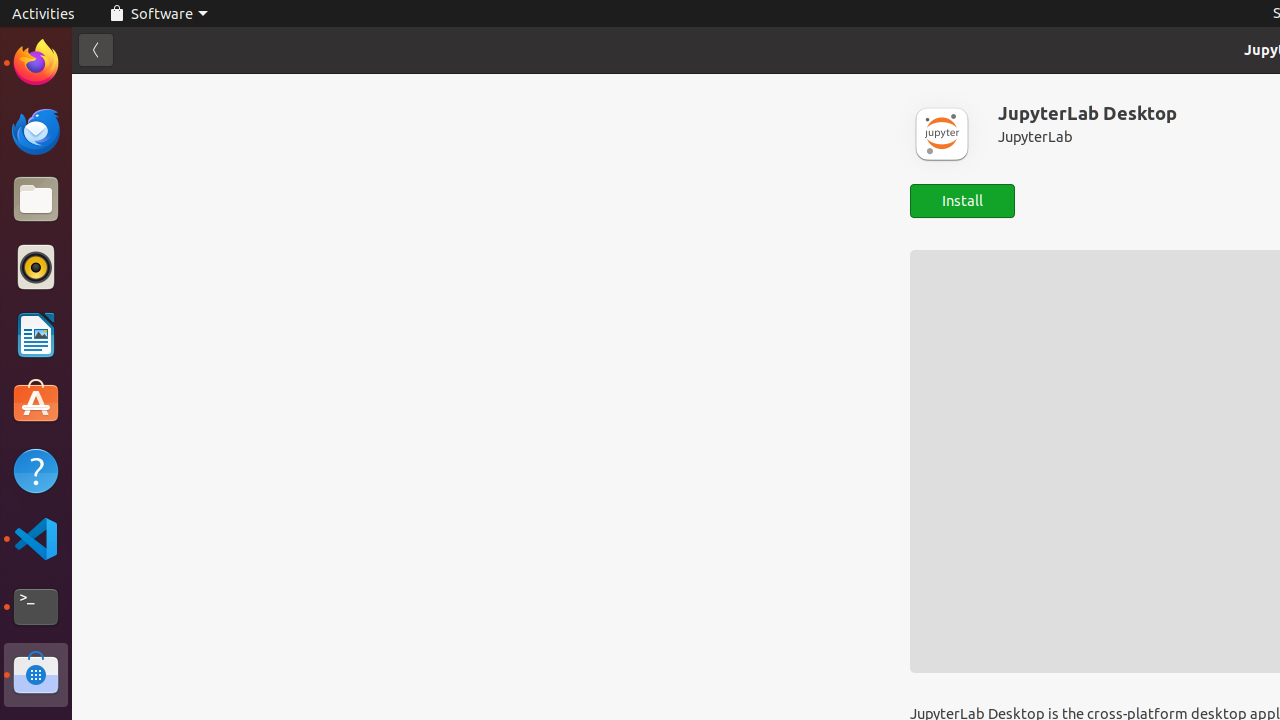 This screenshot has width=1280, height=720. What do you see at coordinates (43, 13) in the screenshot?
I see `'Activities'` at bounding box center [43, 13].